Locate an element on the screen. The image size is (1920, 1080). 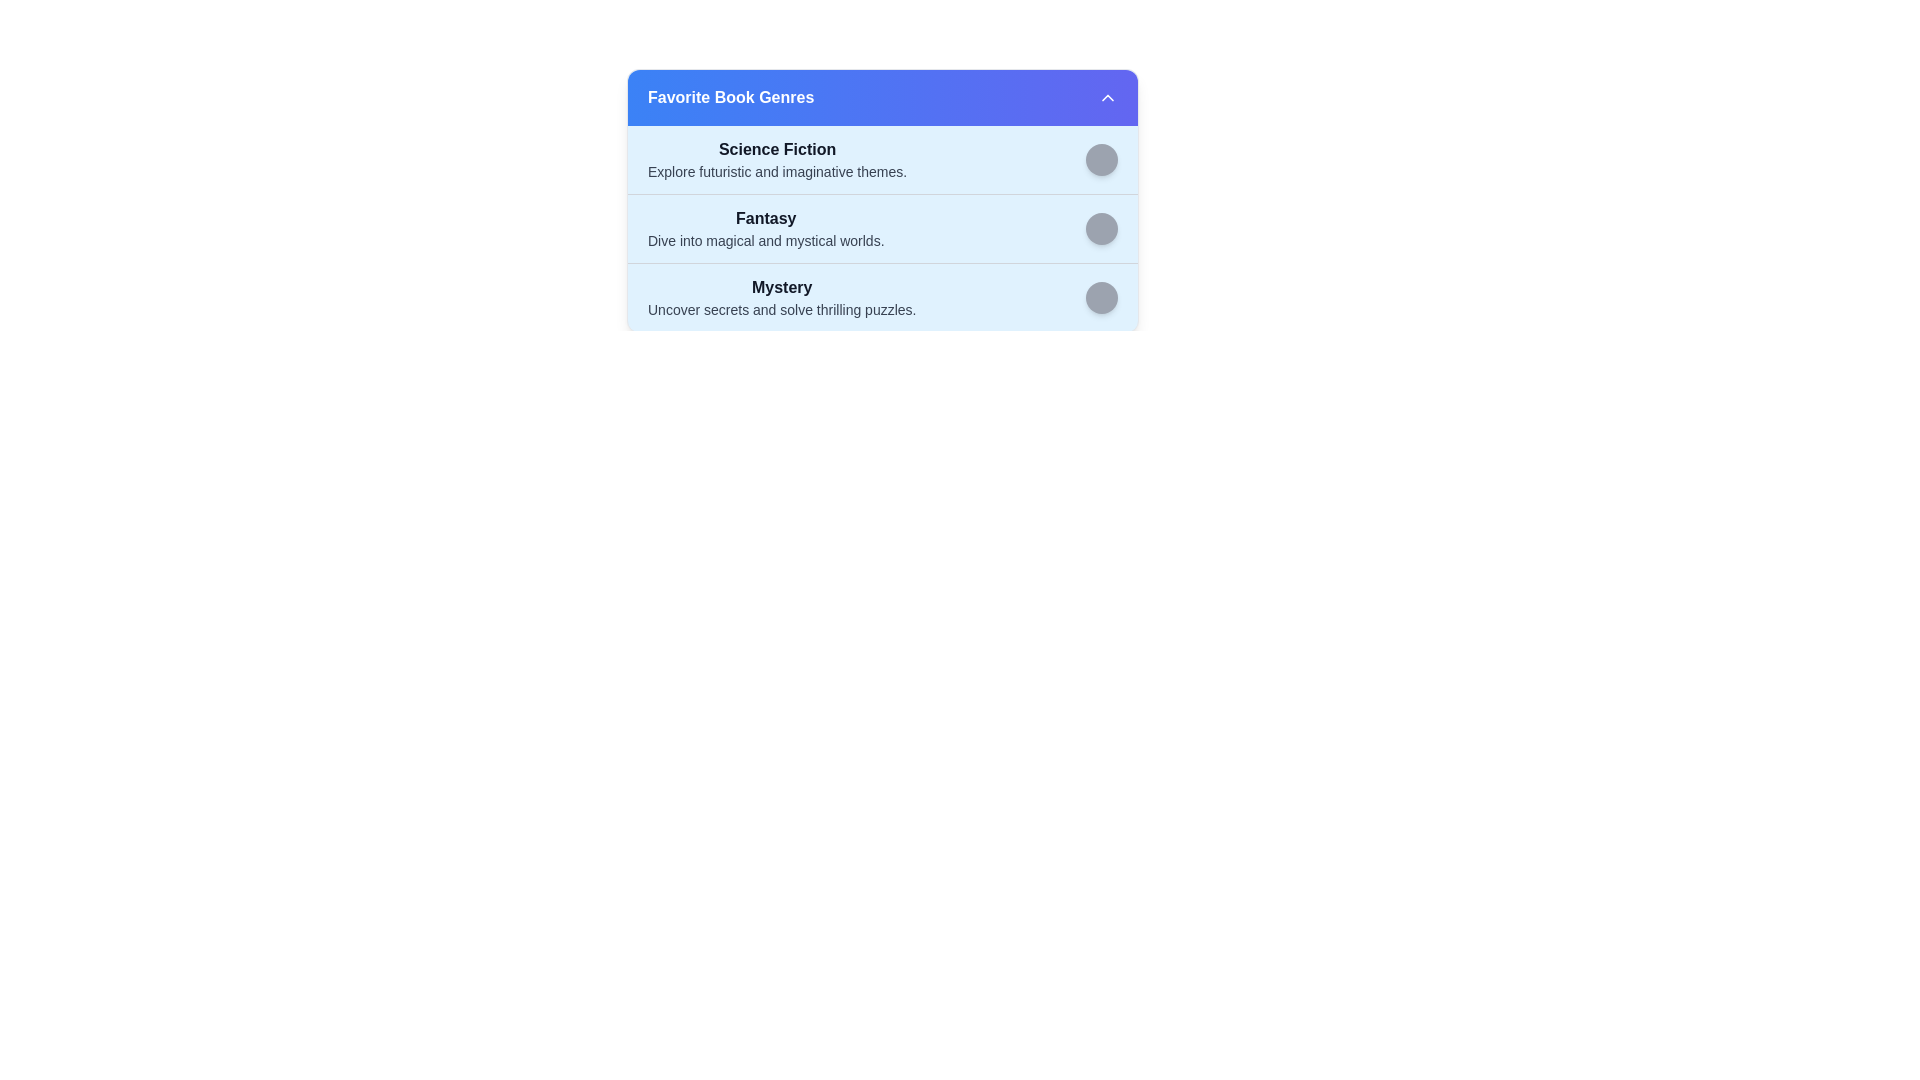
the circular button with a gray background located towards the right end inside the 'Fantasy' section is located at coordinates (1101, 227).